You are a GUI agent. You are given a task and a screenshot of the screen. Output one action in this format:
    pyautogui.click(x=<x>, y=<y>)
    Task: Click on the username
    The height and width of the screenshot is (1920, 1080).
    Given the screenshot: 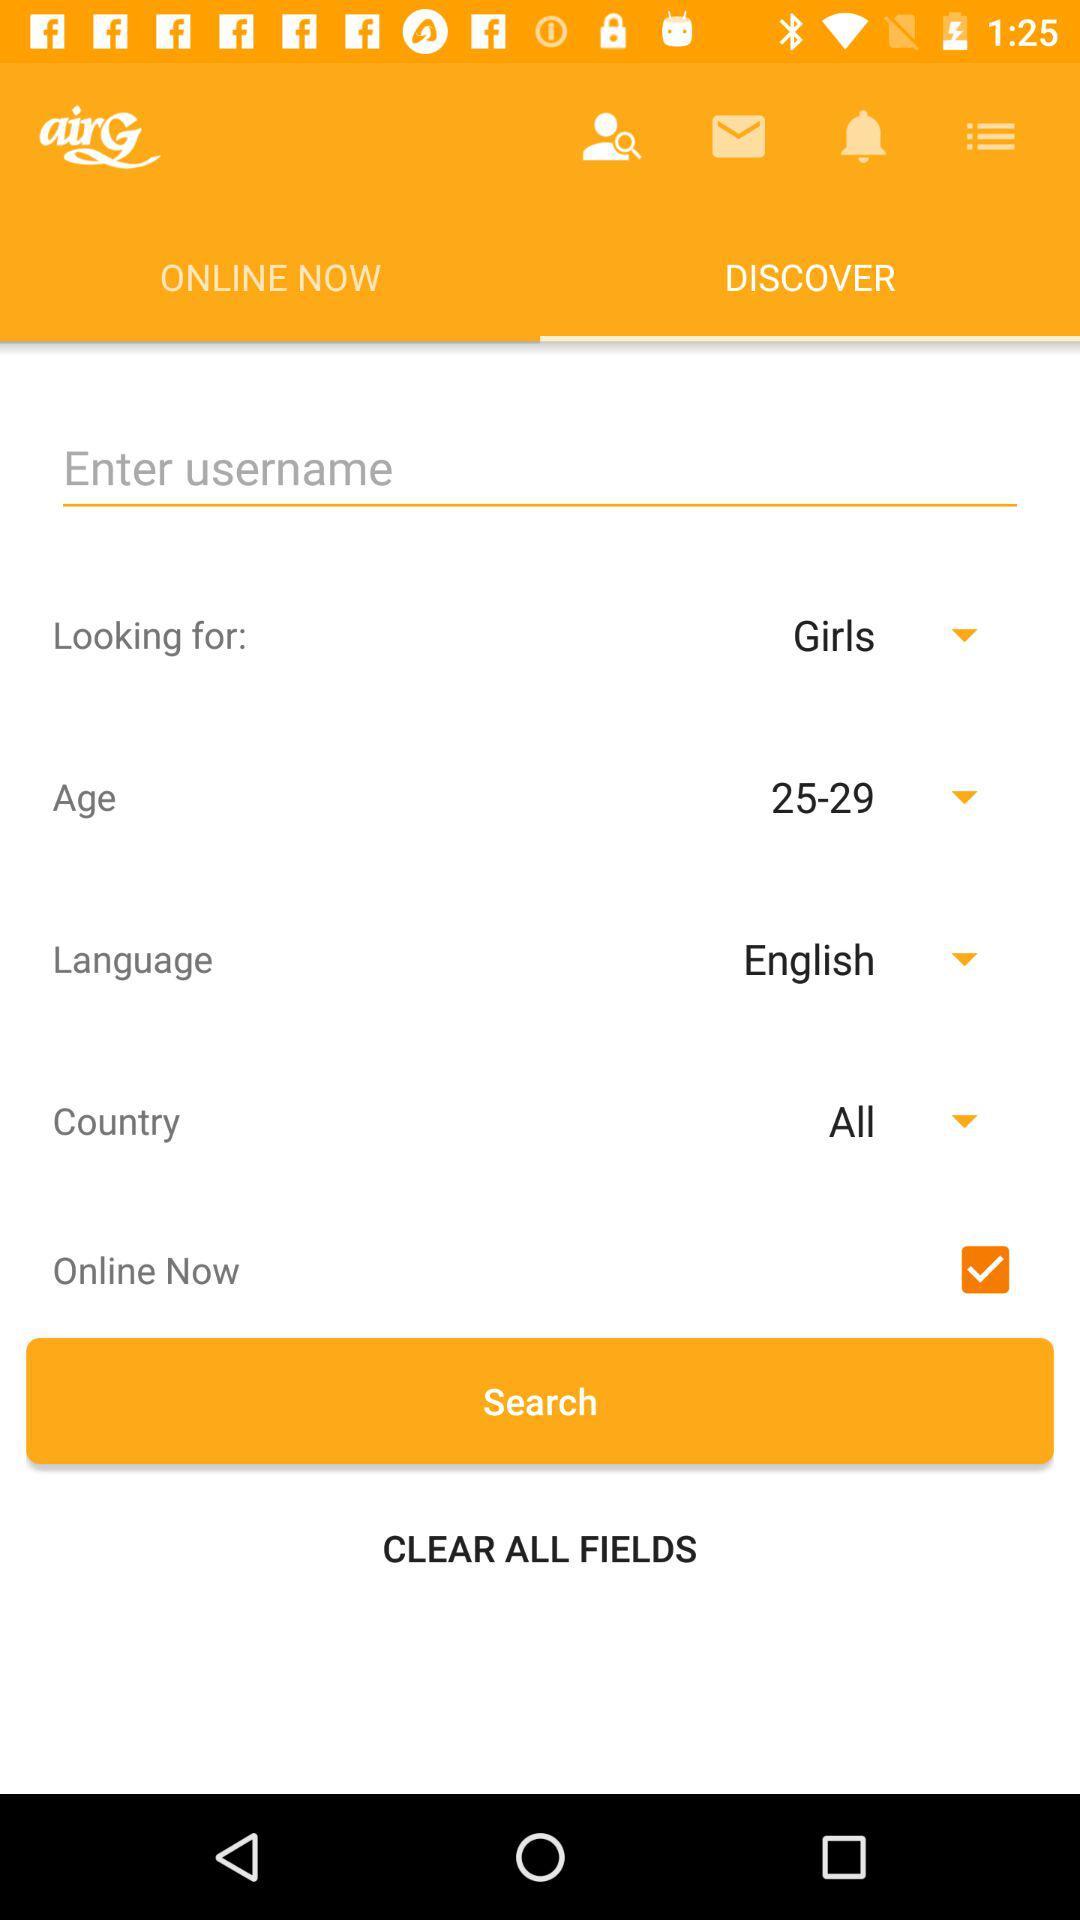 What is the action you would take?
    pyautogui.click(x=540, y=466)
    